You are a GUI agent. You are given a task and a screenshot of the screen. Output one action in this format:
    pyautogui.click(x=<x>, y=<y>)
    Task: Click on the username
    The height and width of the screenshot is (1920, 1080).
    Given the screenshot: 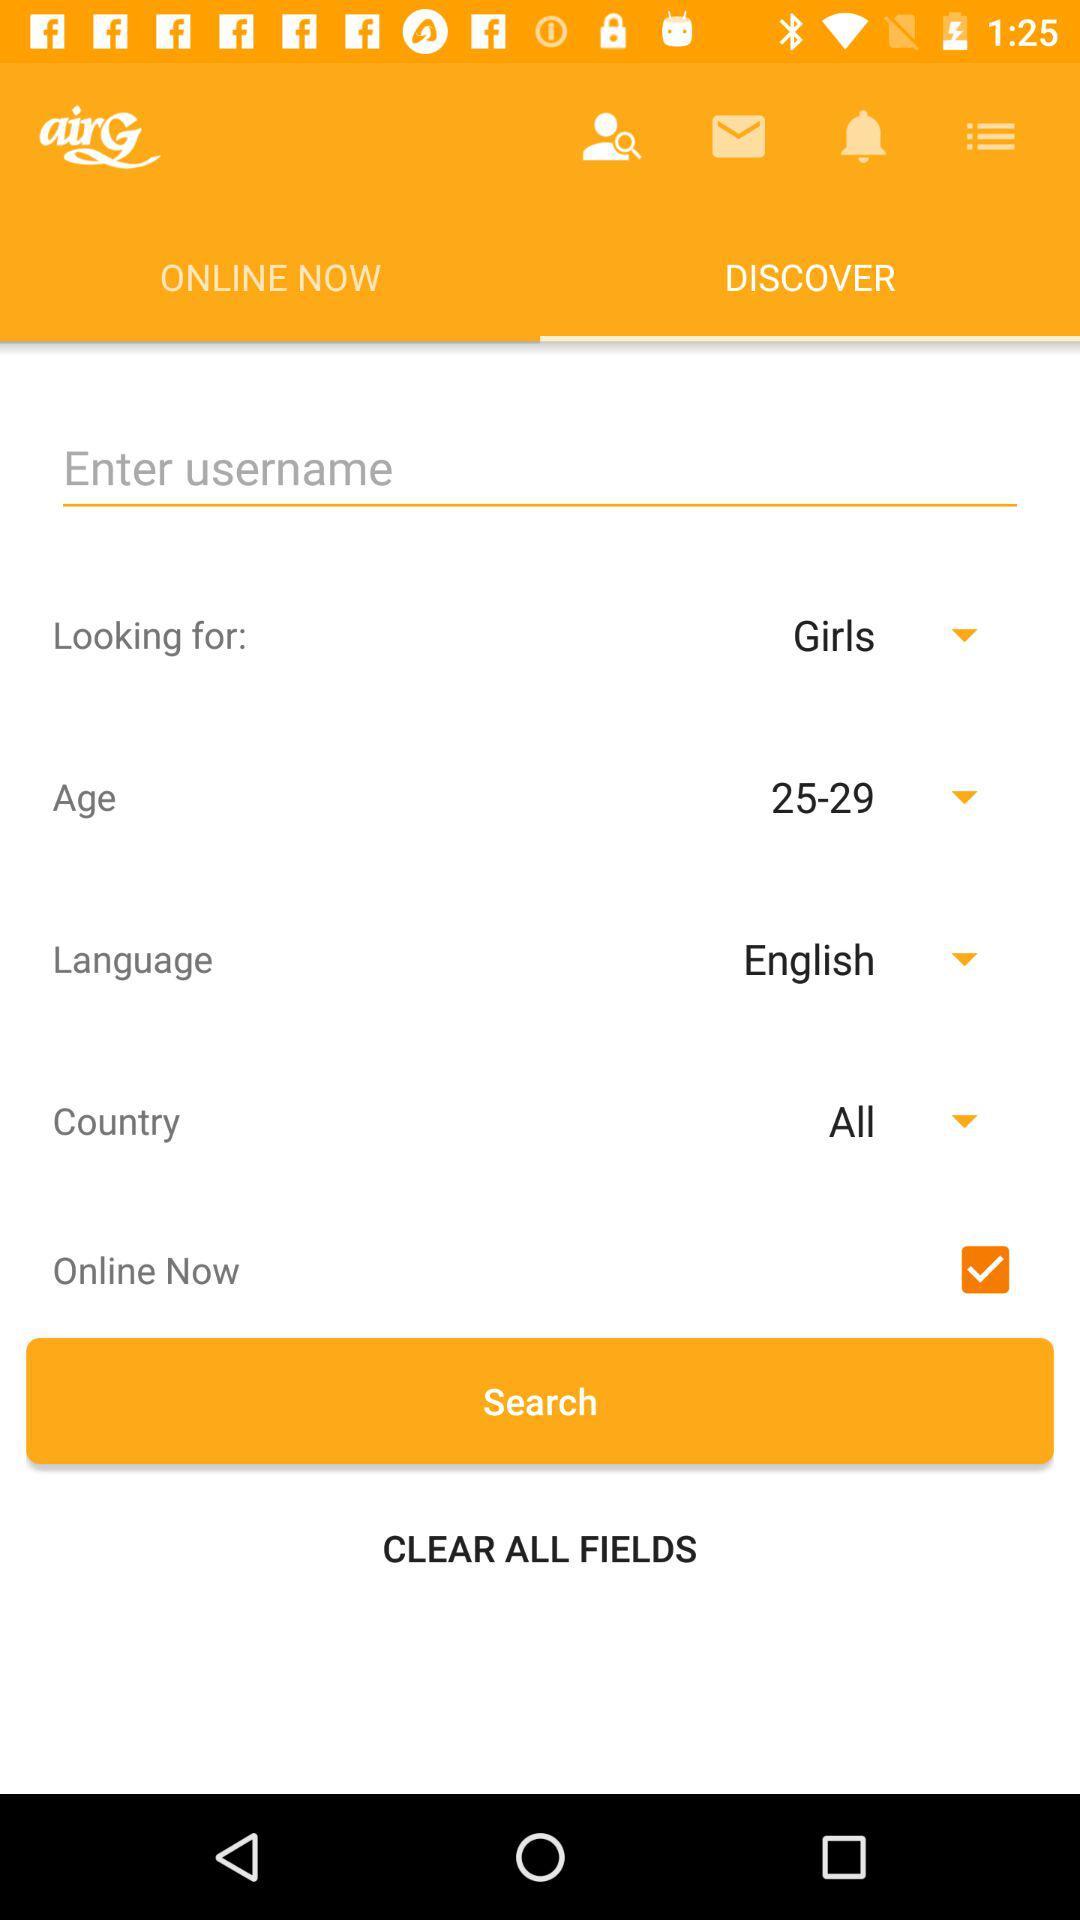 What is the action you would take?
    pyautogui.click(x=540, y=466)
    